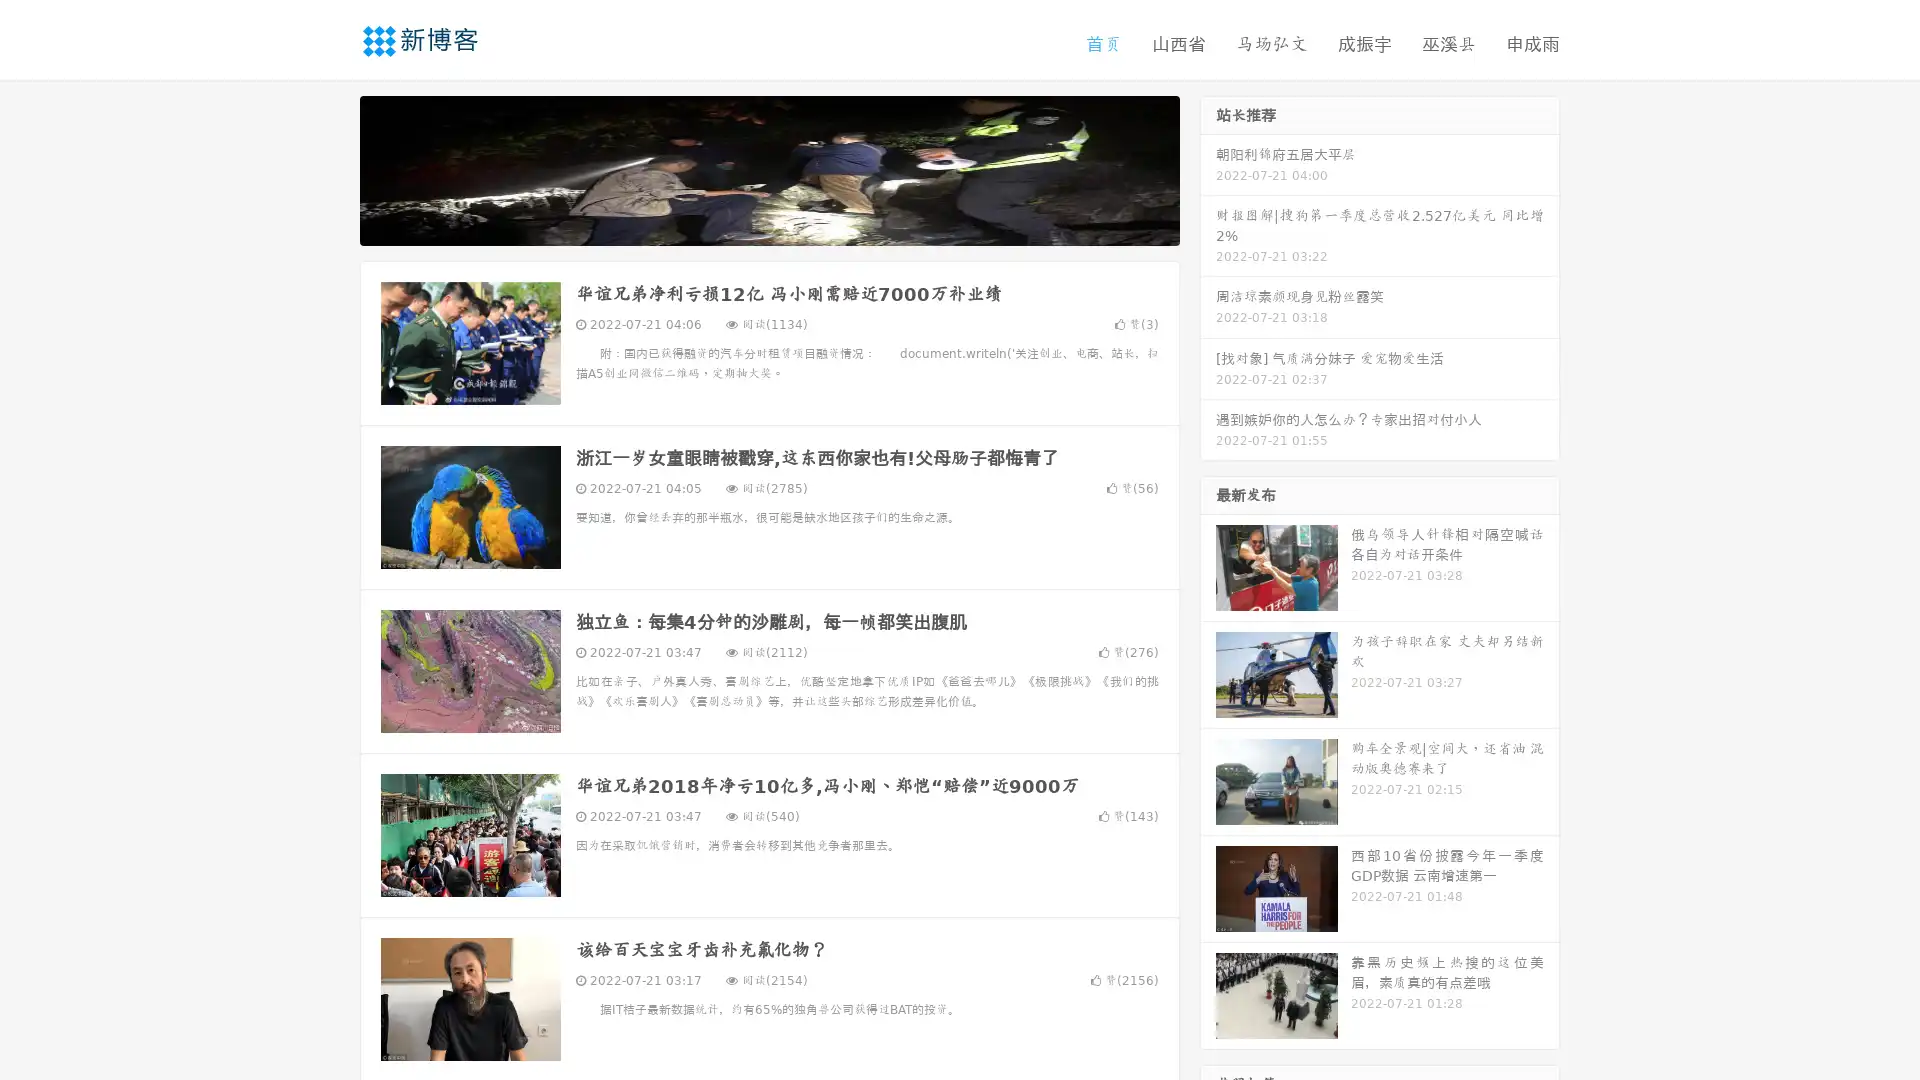  I want to click on Next slide, so click(1208, 168).